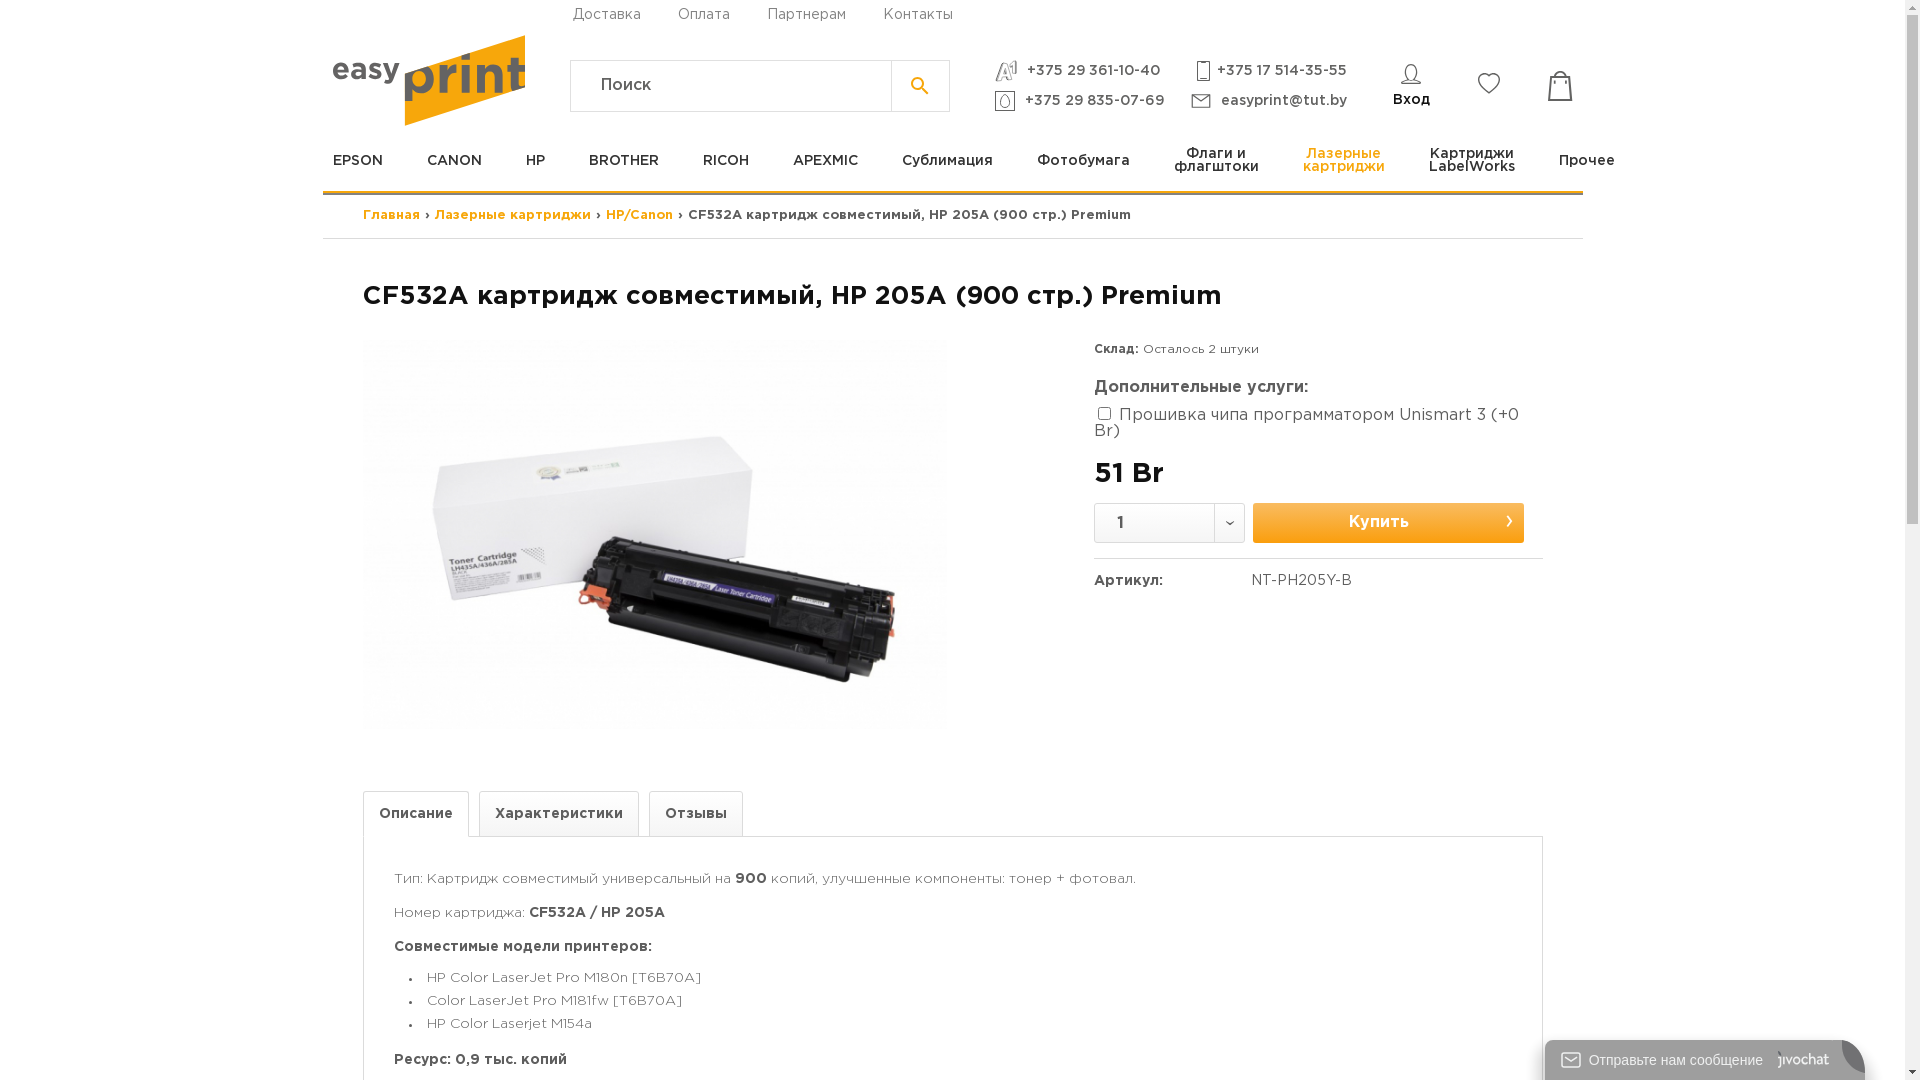 This screenshot has width=1920, height=1080. I want to click on '+375 29 835-07-69', so click(1078, 100).